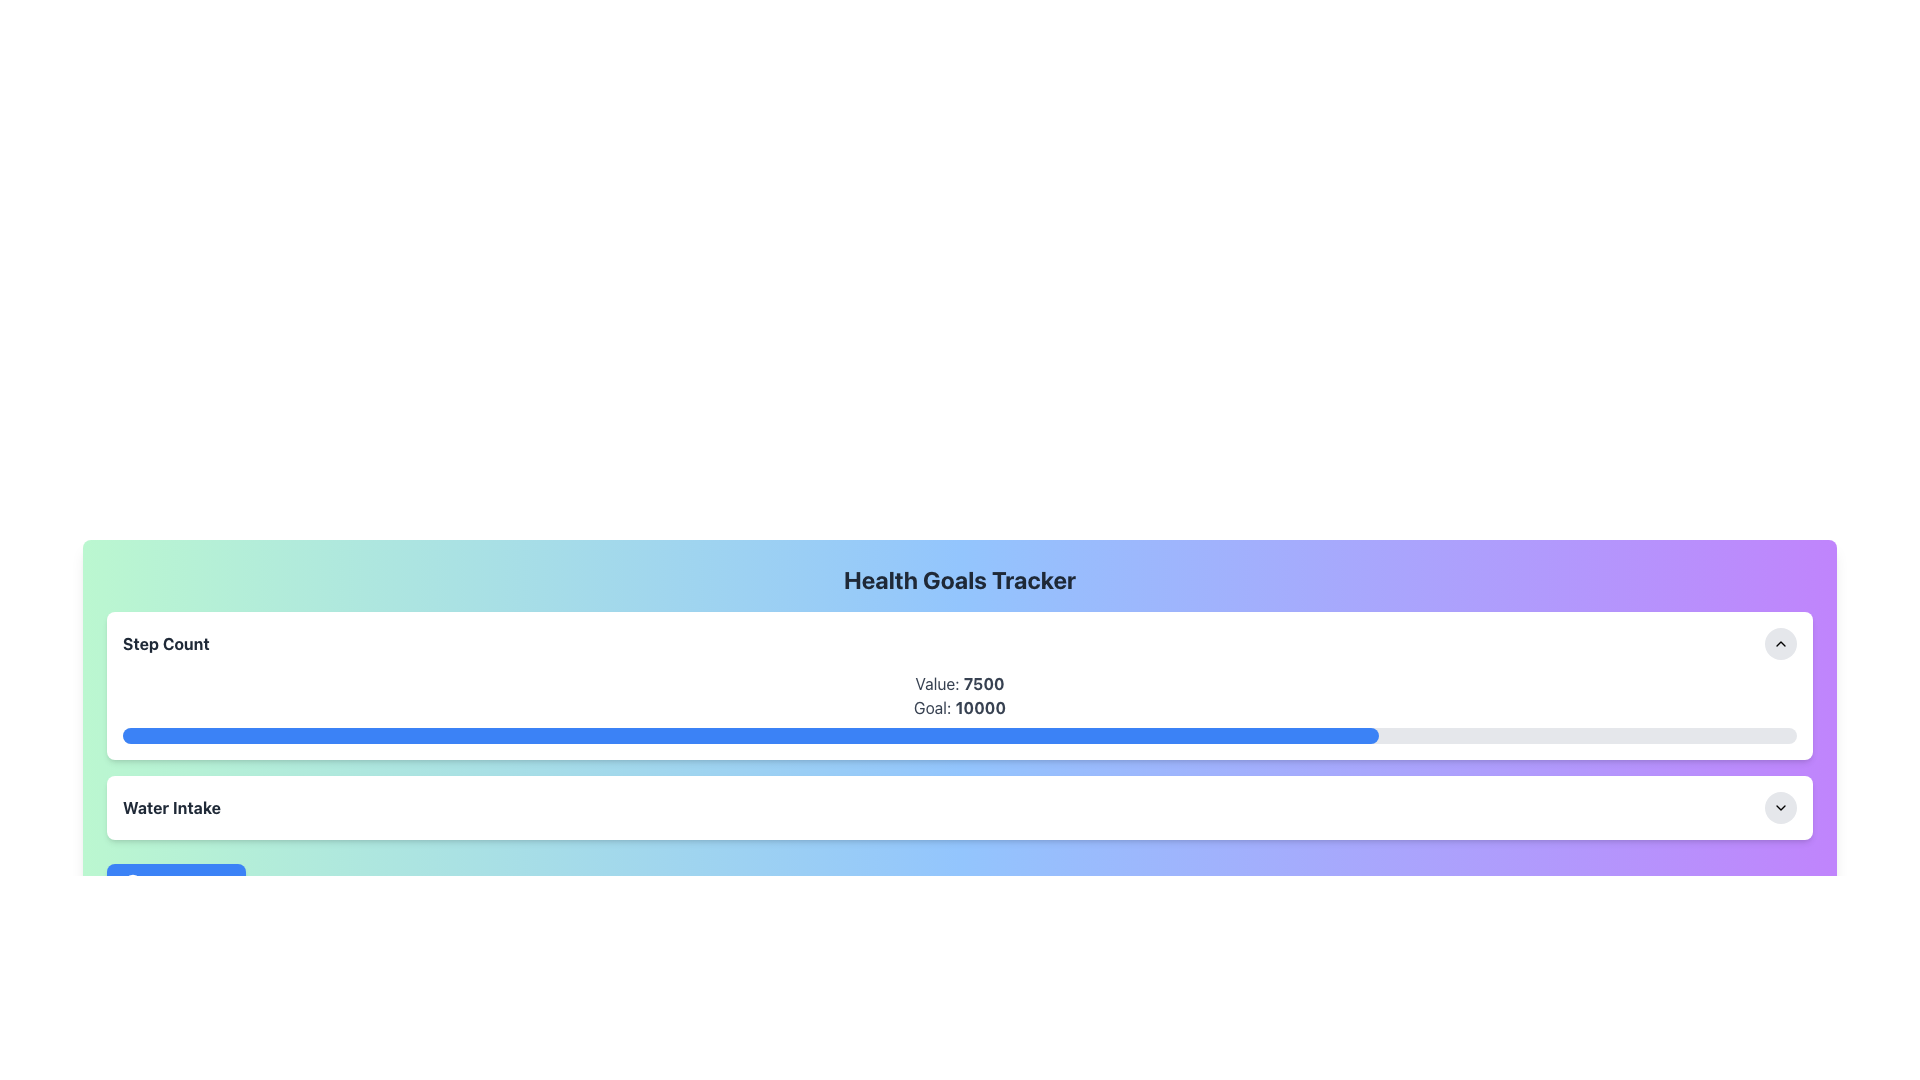  Describe the element at coordinates (132, 882) in the screenshot. I see `the decorative icon located within the 'Add Metric' button, positioned towards the left side` at that location.